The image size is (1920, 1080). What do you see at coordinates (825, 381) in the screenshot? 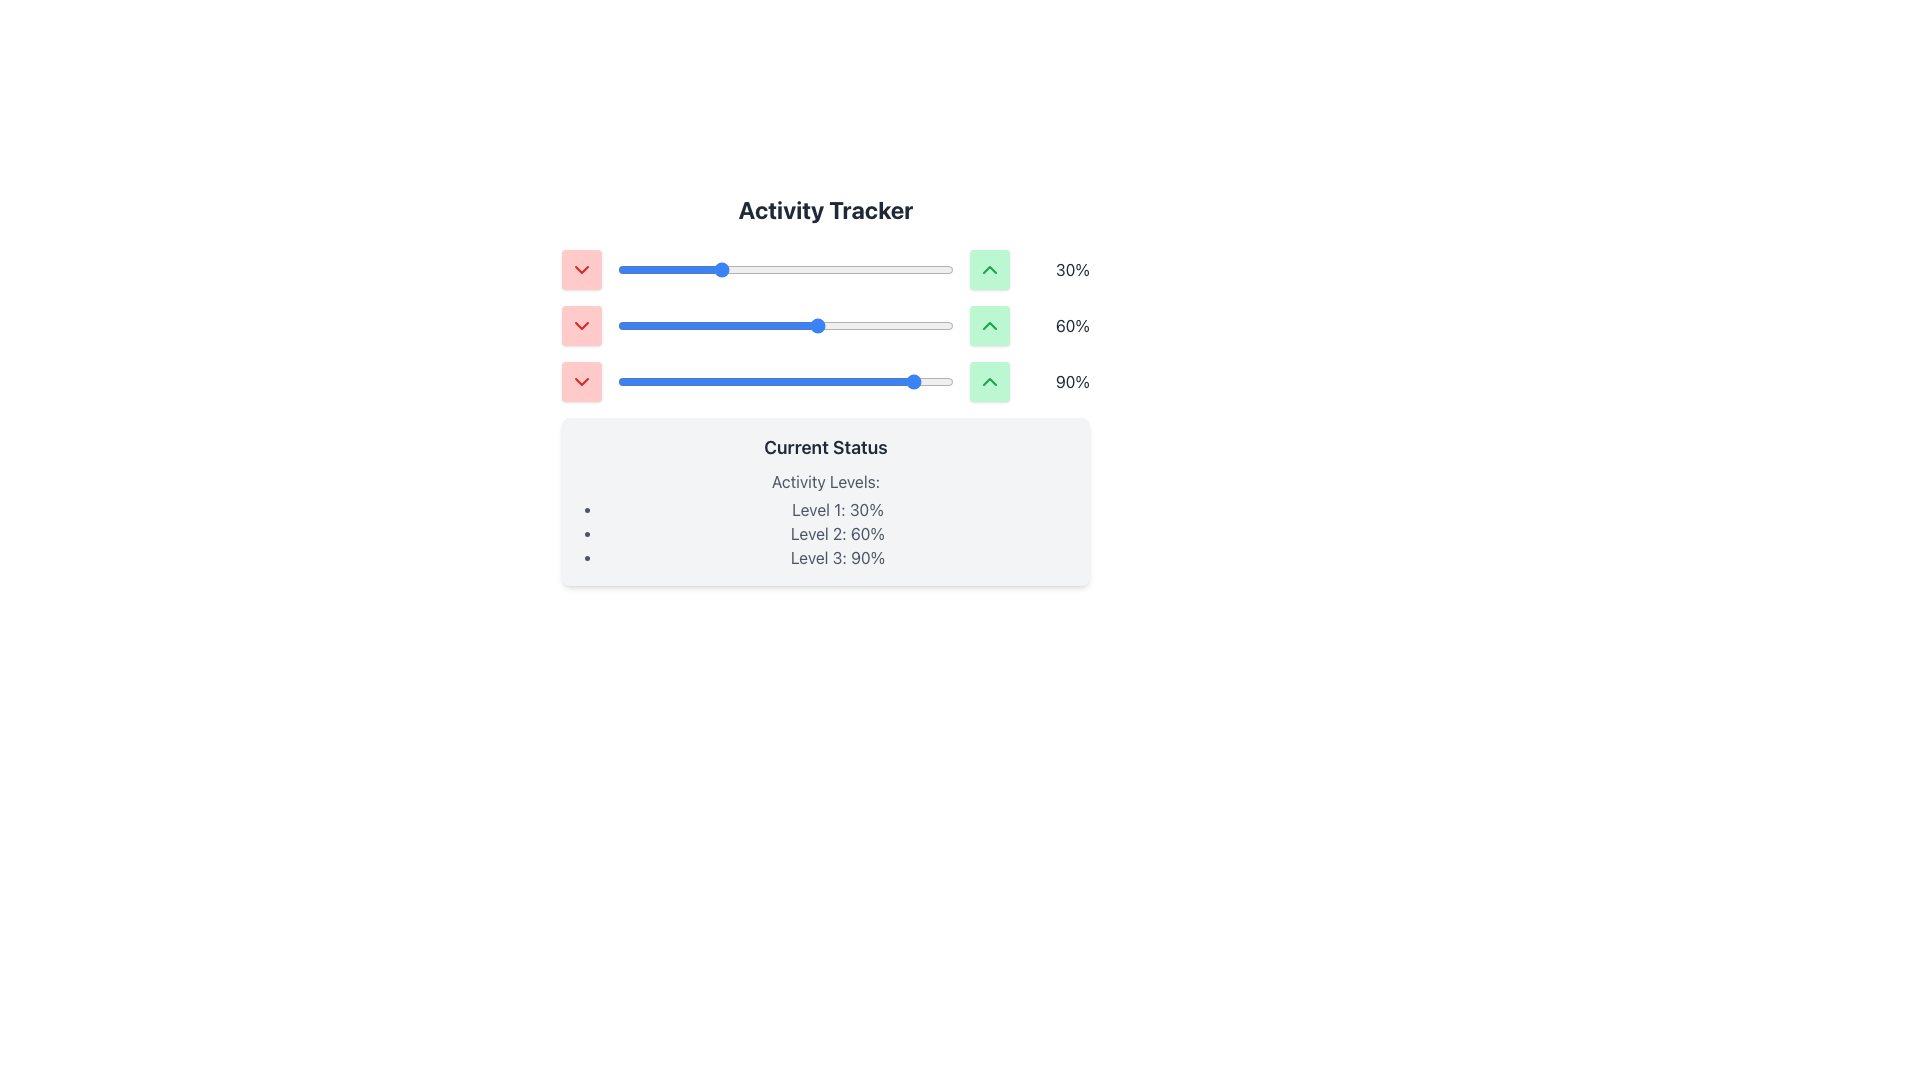
I see `the third Range slider element, which features a blue track, thumb control, a red button with a downward chevron icon on the left, a green button with an upward chevron icon on the right, and a label indicating '90%'` at bounding box center [825, 381].